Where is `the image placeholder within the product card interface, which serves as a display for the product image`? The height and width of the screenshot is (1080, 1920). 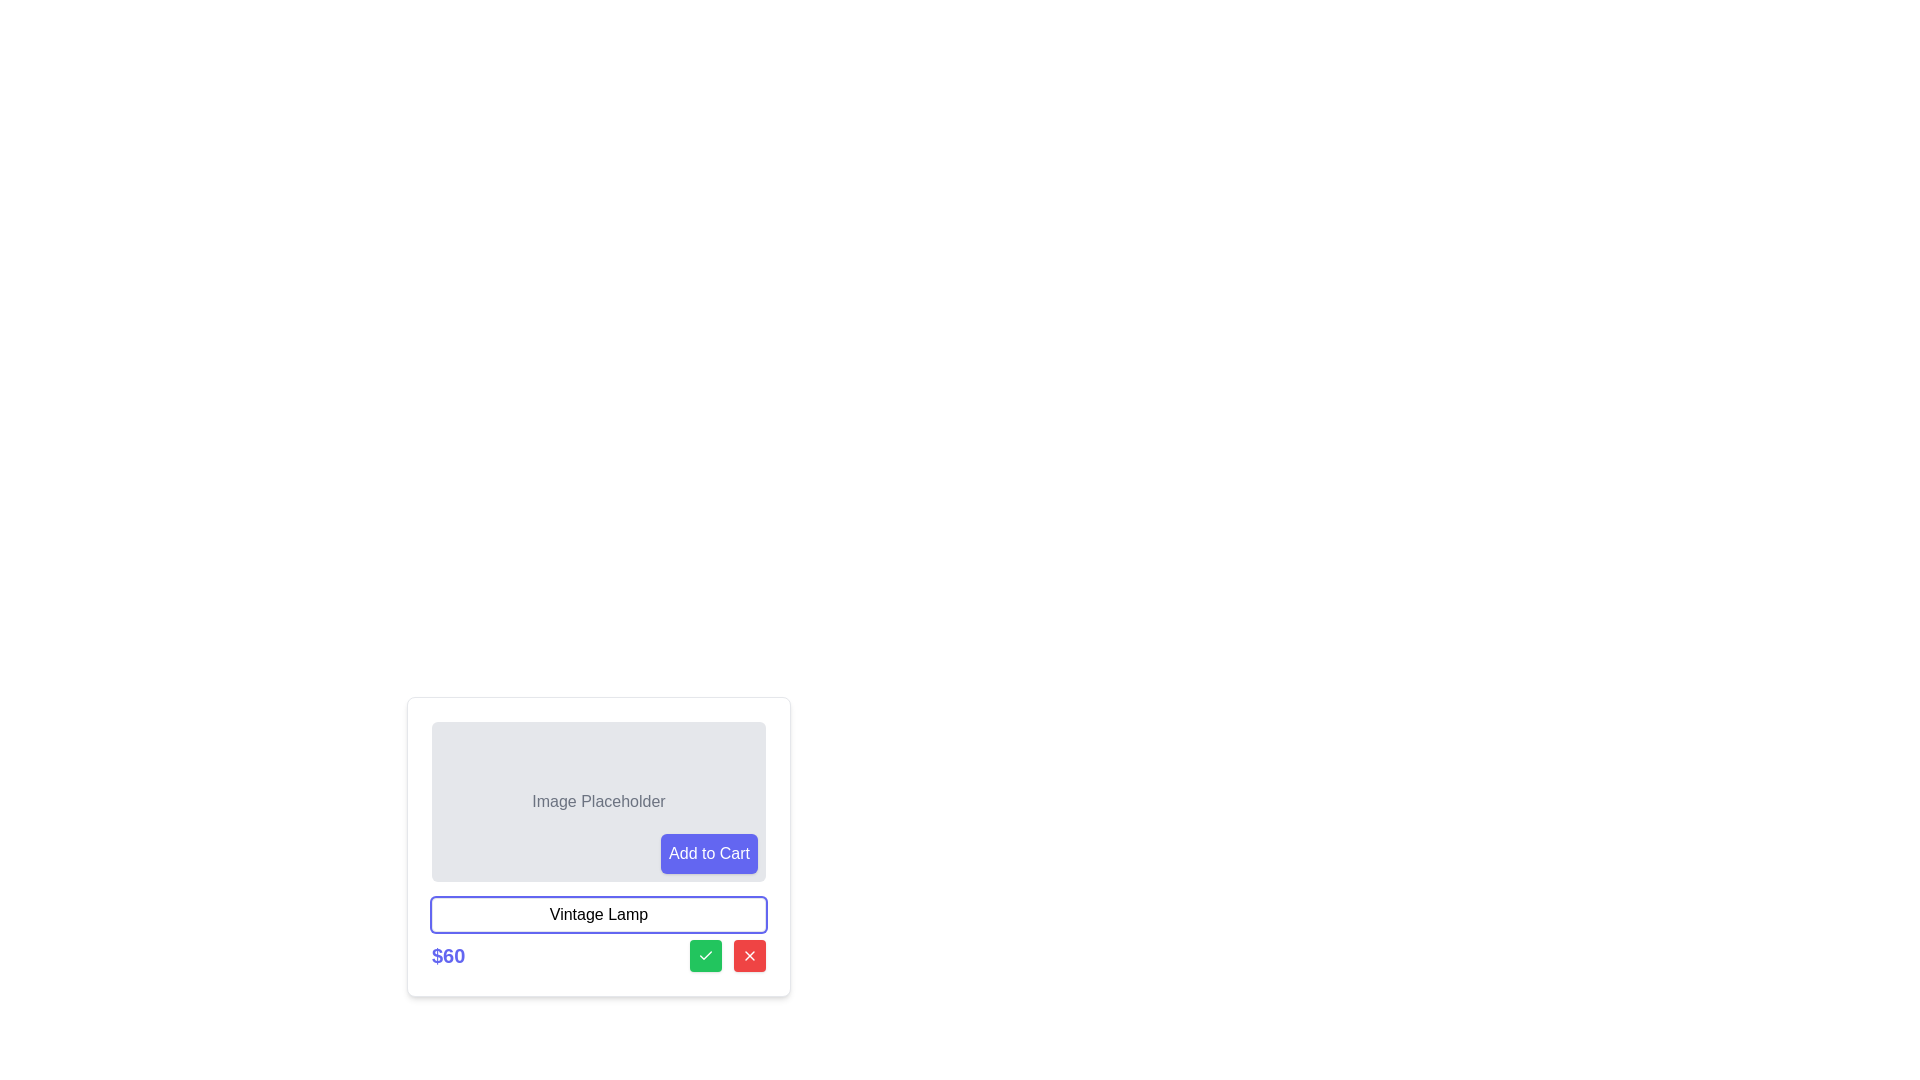 the image placeholder within the product card interface, which serves as a display for the product image is located at coordinates (598, 847).